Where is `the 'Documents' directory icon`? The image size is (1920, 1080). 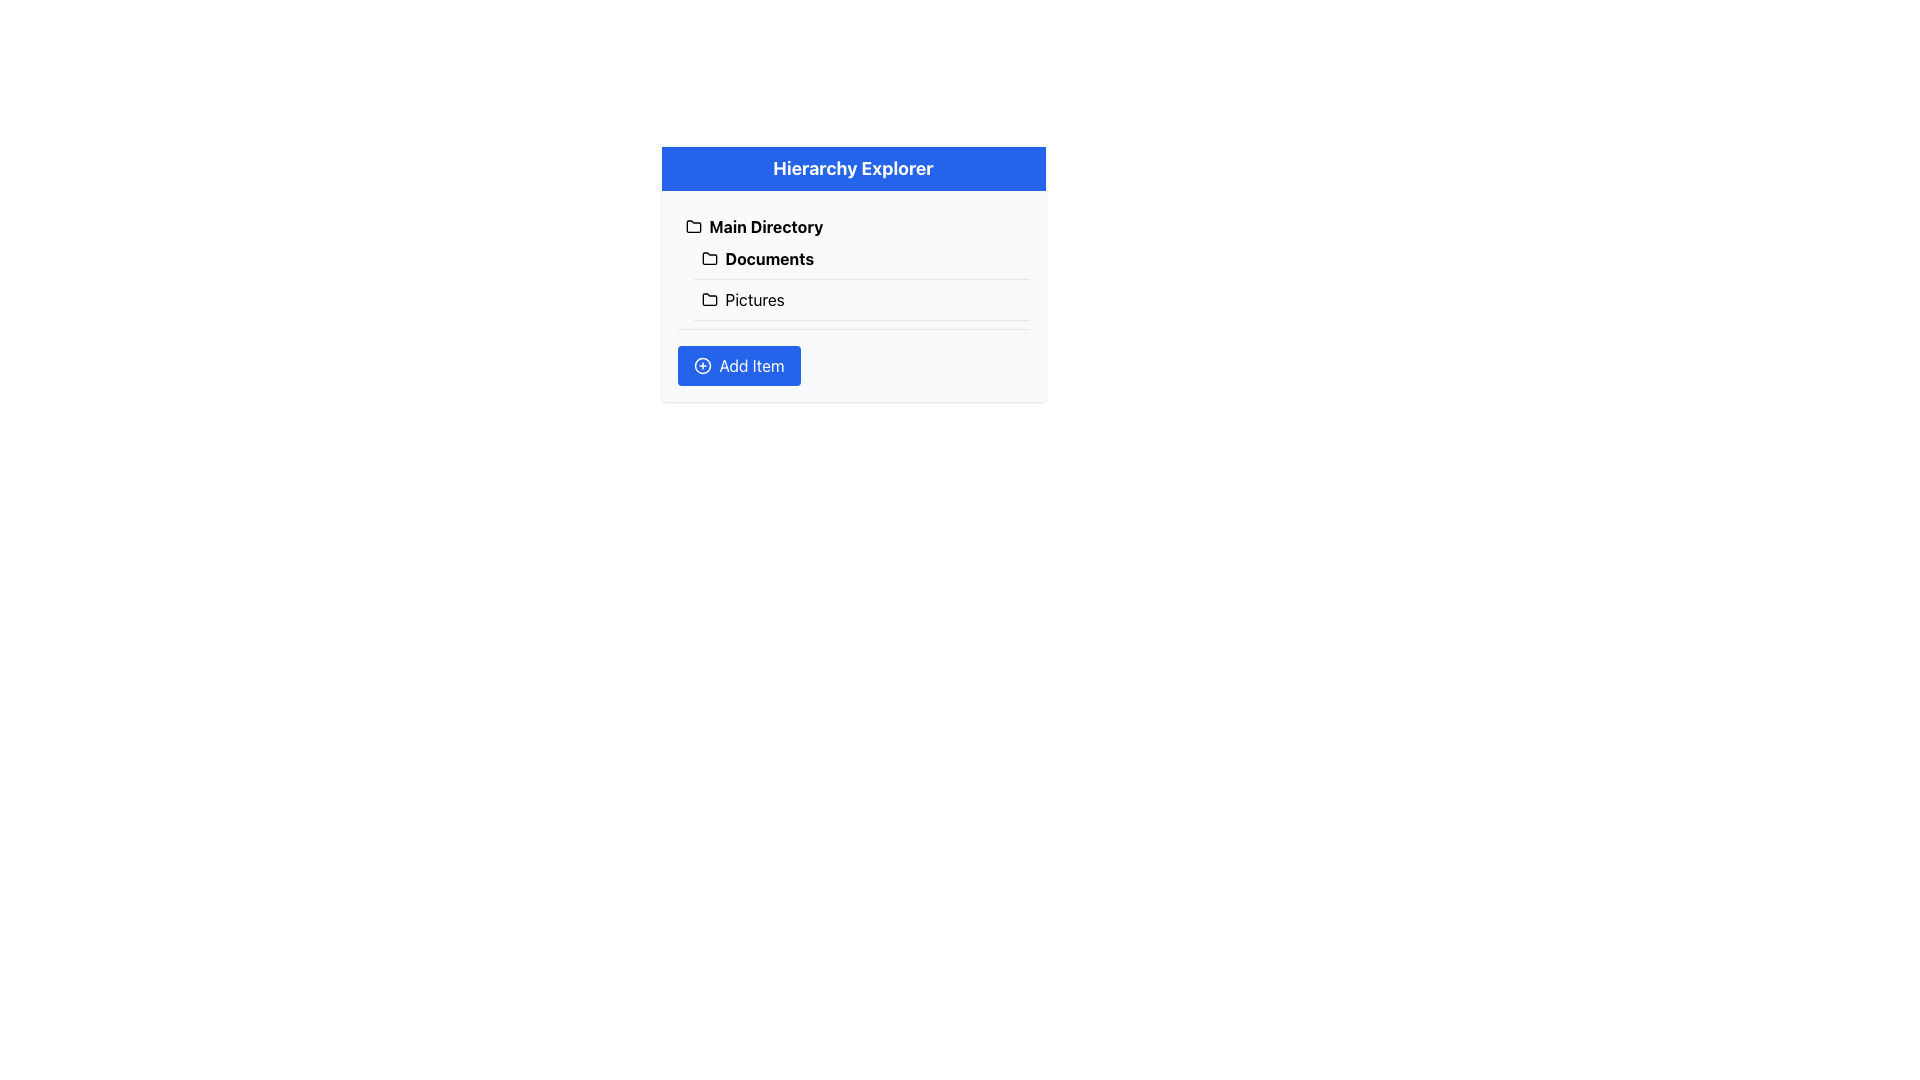
the 'Documents' directory icon is located at coordinates (709, 257).